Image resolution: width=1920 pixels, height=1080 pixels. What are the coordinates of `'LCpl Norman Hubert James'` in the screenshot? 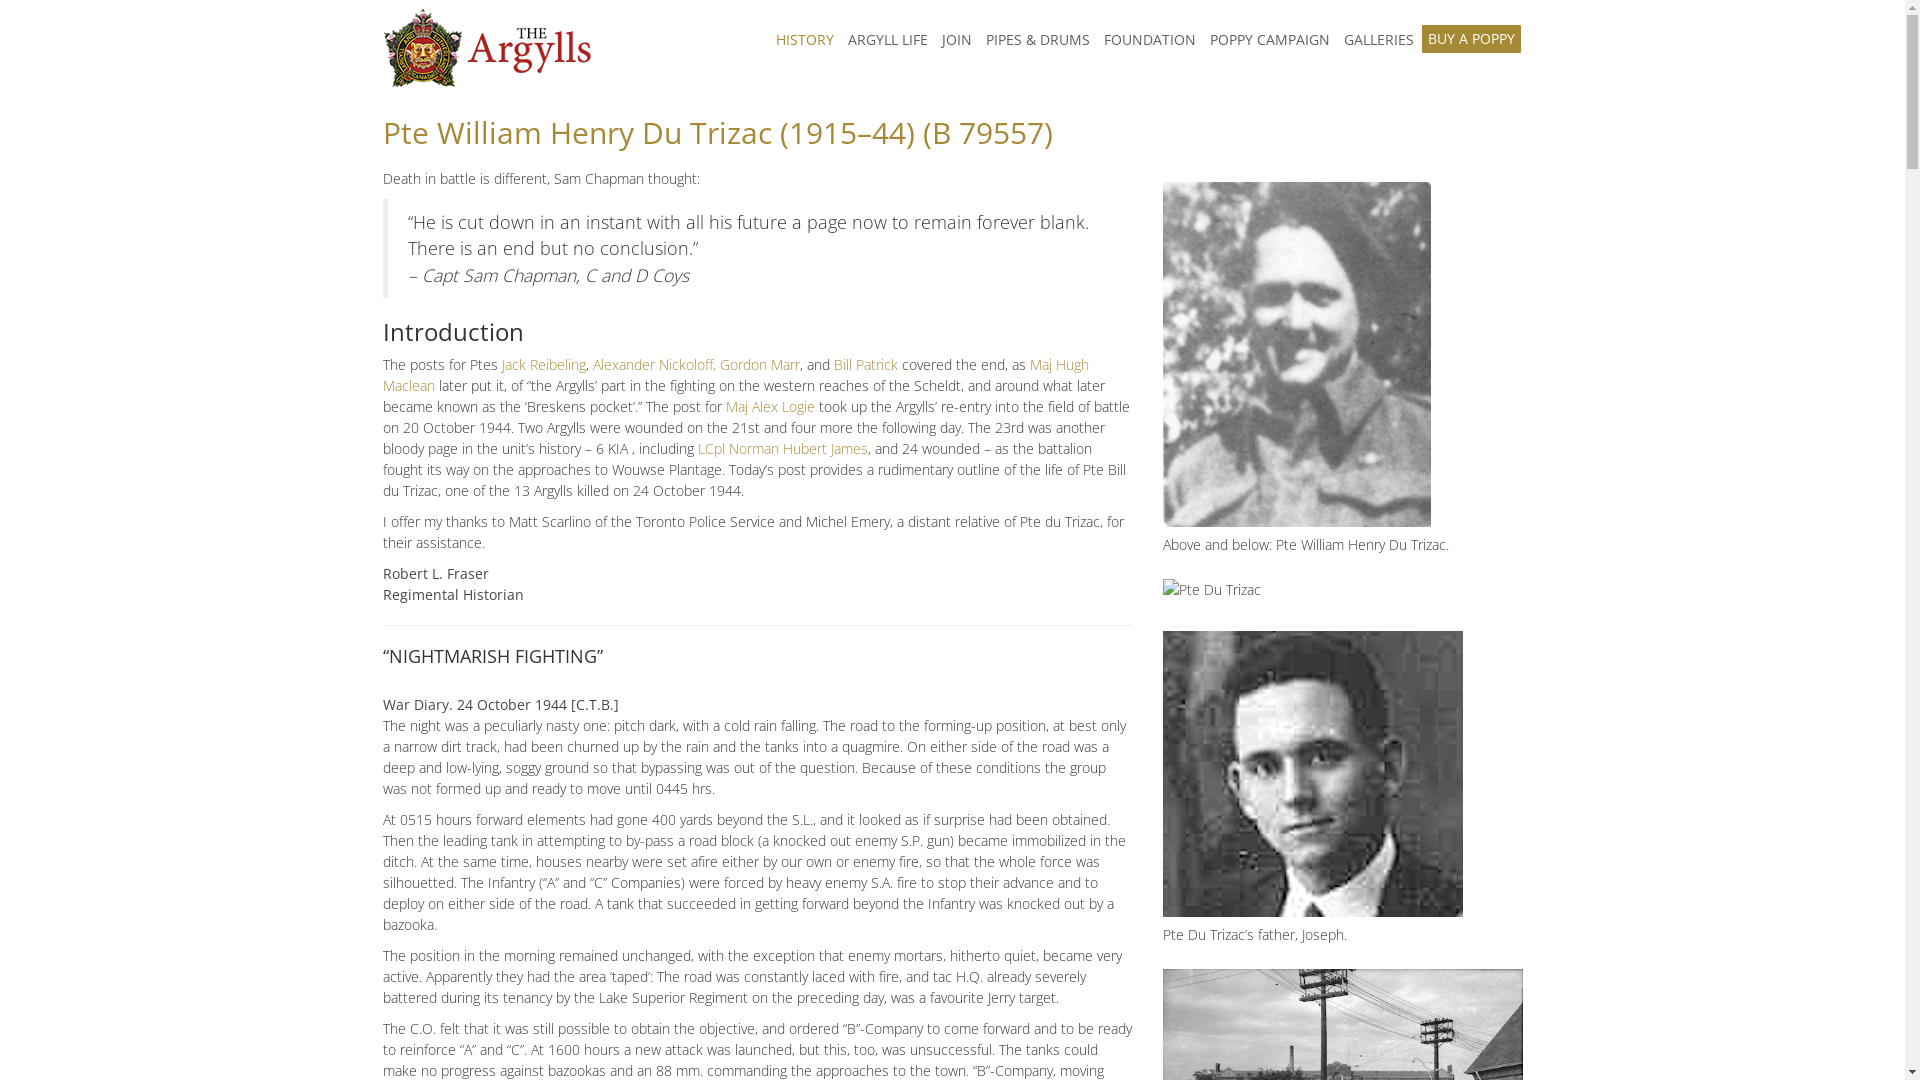 It's located at (781, 447).